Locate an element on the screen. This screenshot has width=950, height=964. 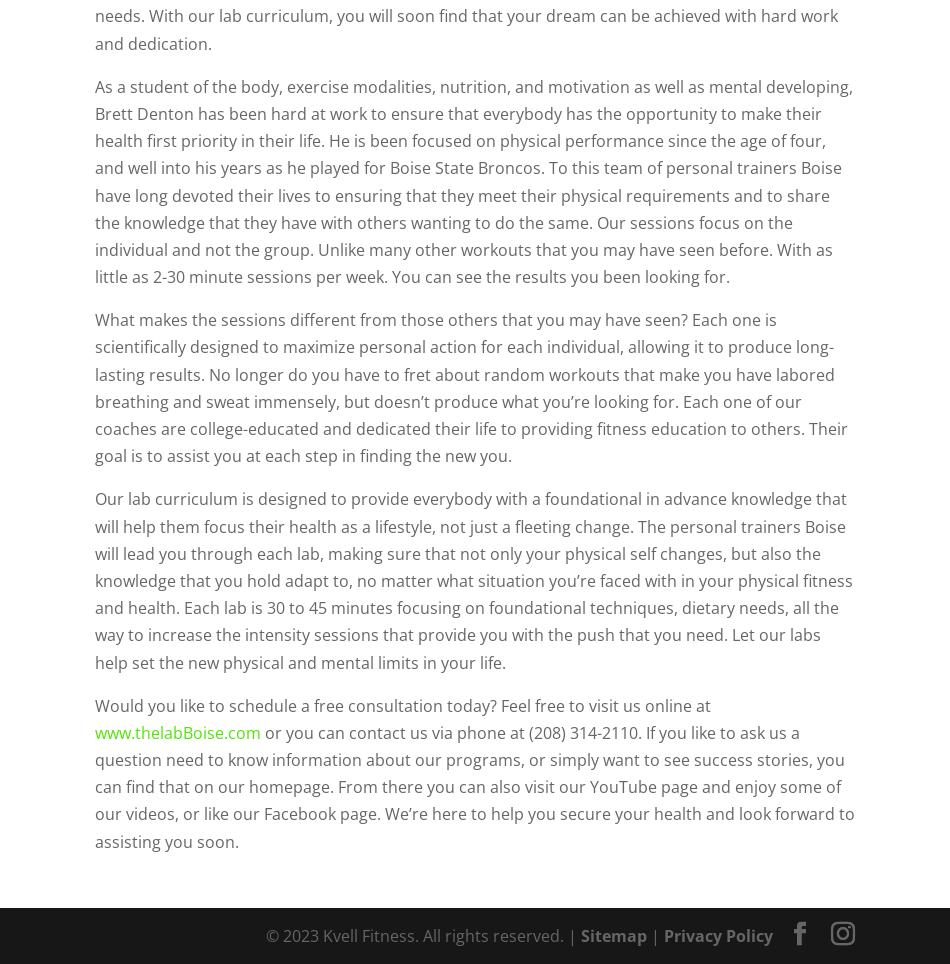
'|' is located at coordinates (655, 934).